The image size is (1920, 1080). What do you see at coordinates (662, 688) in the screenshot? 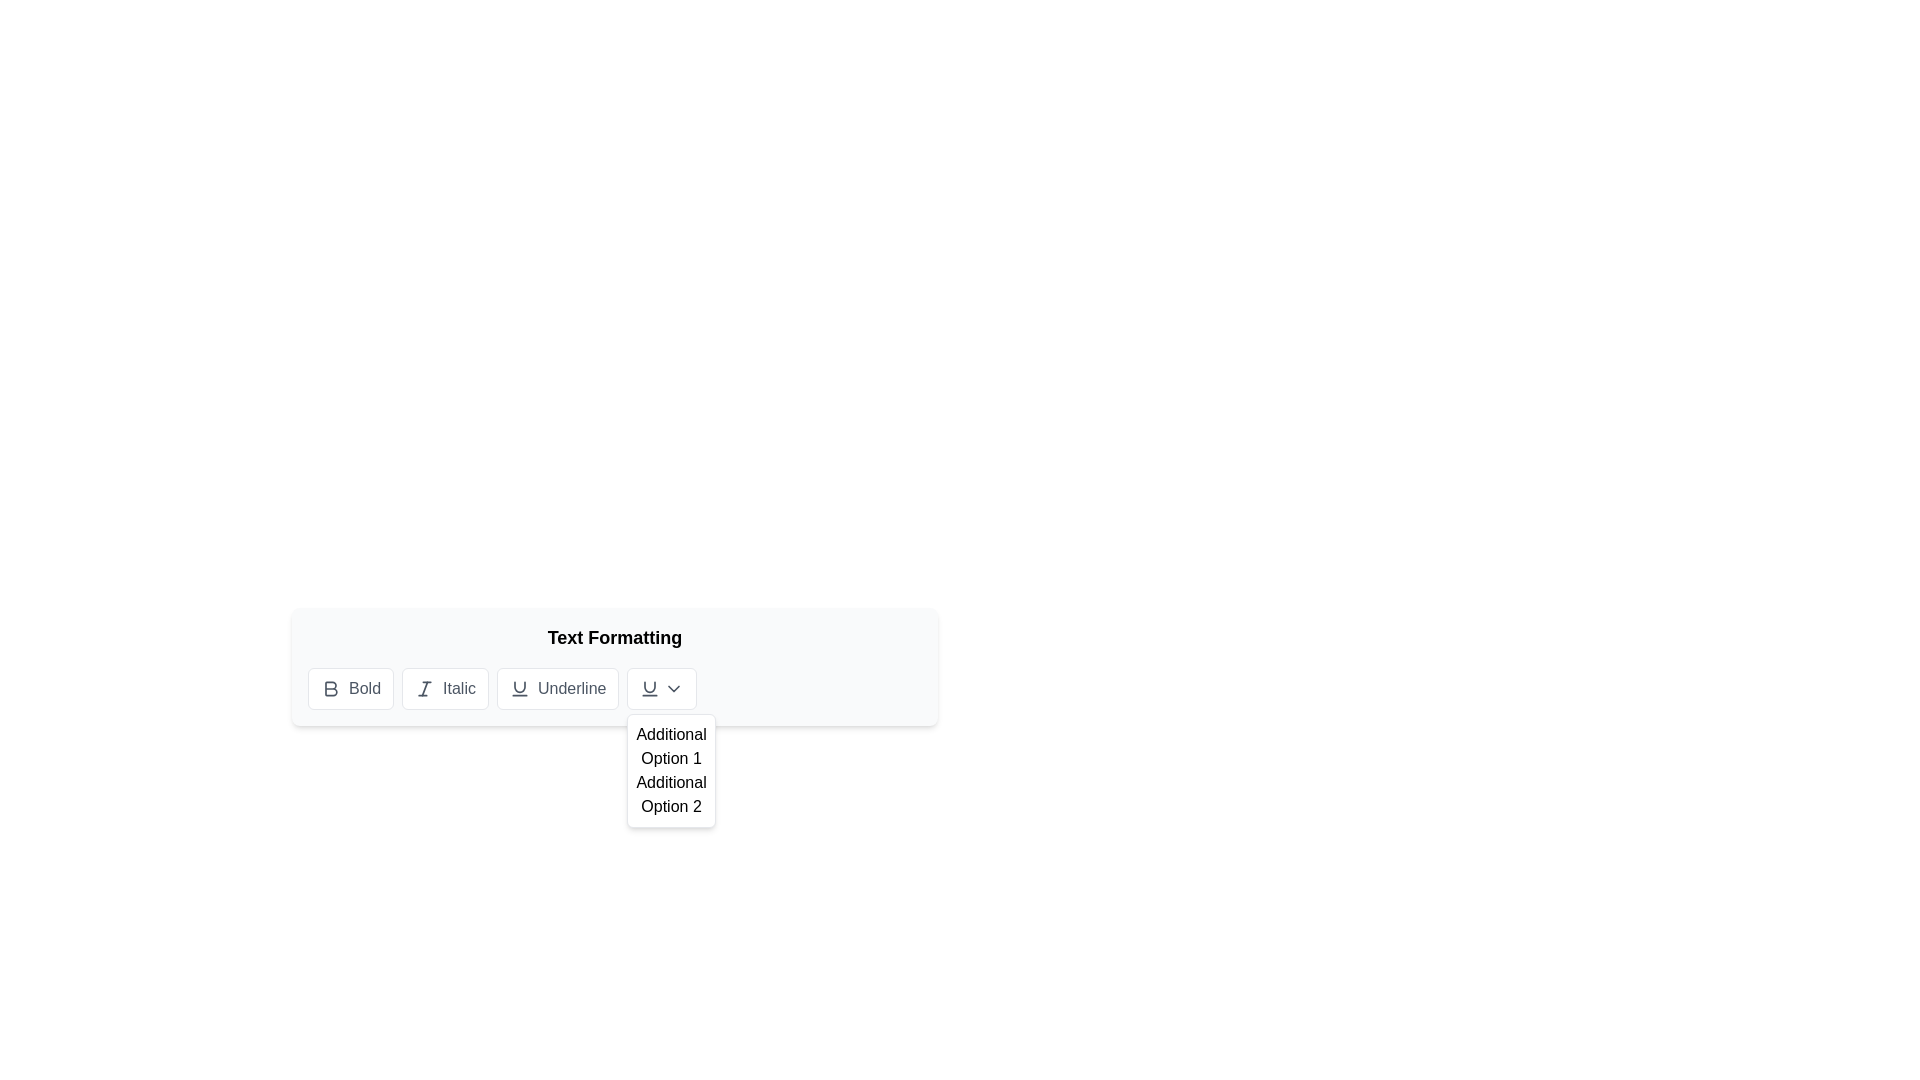
I see `the Dropdown menu located to the right of the 'Underline' button in the text formatting options using the keyboard` at bounding box center [662, 688].